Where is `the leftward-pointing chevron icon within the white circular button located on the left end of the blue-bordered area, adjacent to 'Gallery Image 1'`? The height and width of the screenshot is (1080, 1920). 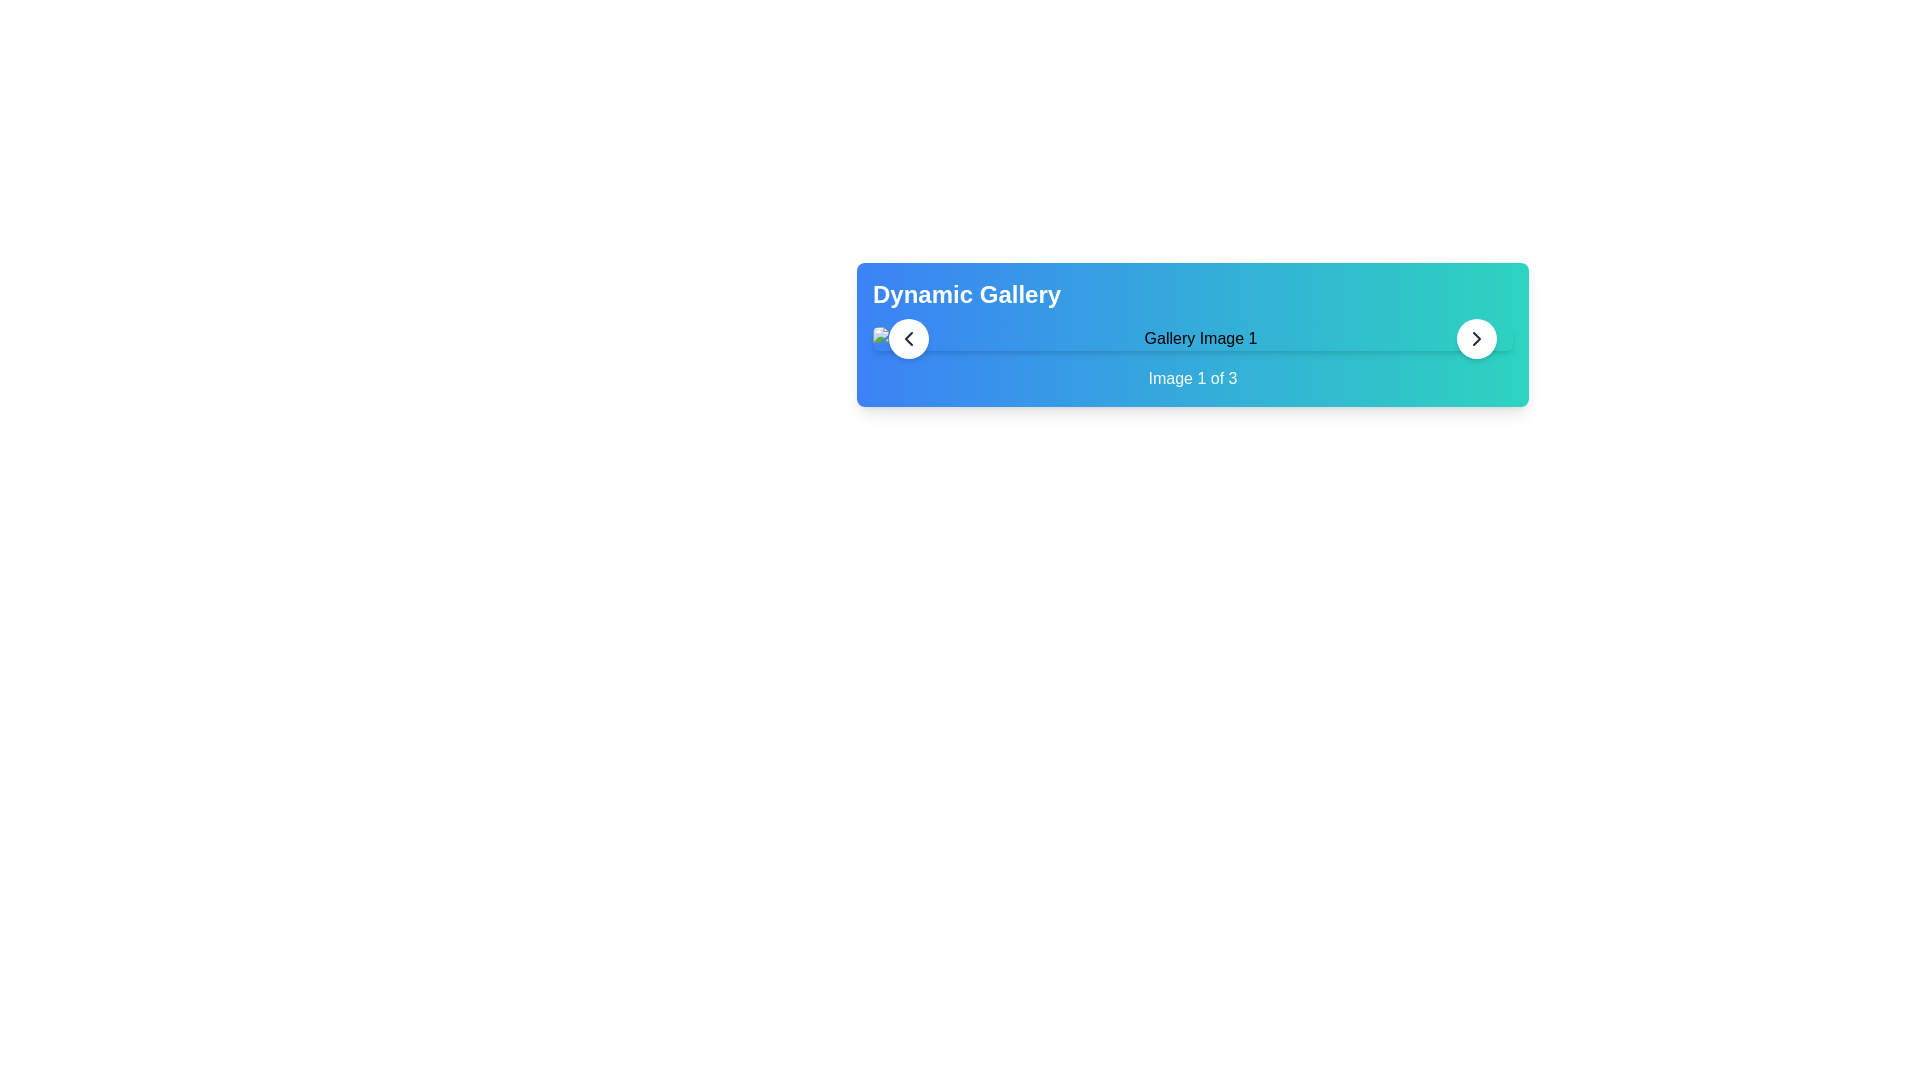 the leftward-pointing chevron icon within the white circular button located on the left end of the blue-bordered area, adjacent to 'Gallery Image 1' is located at coordinates (907, 338).